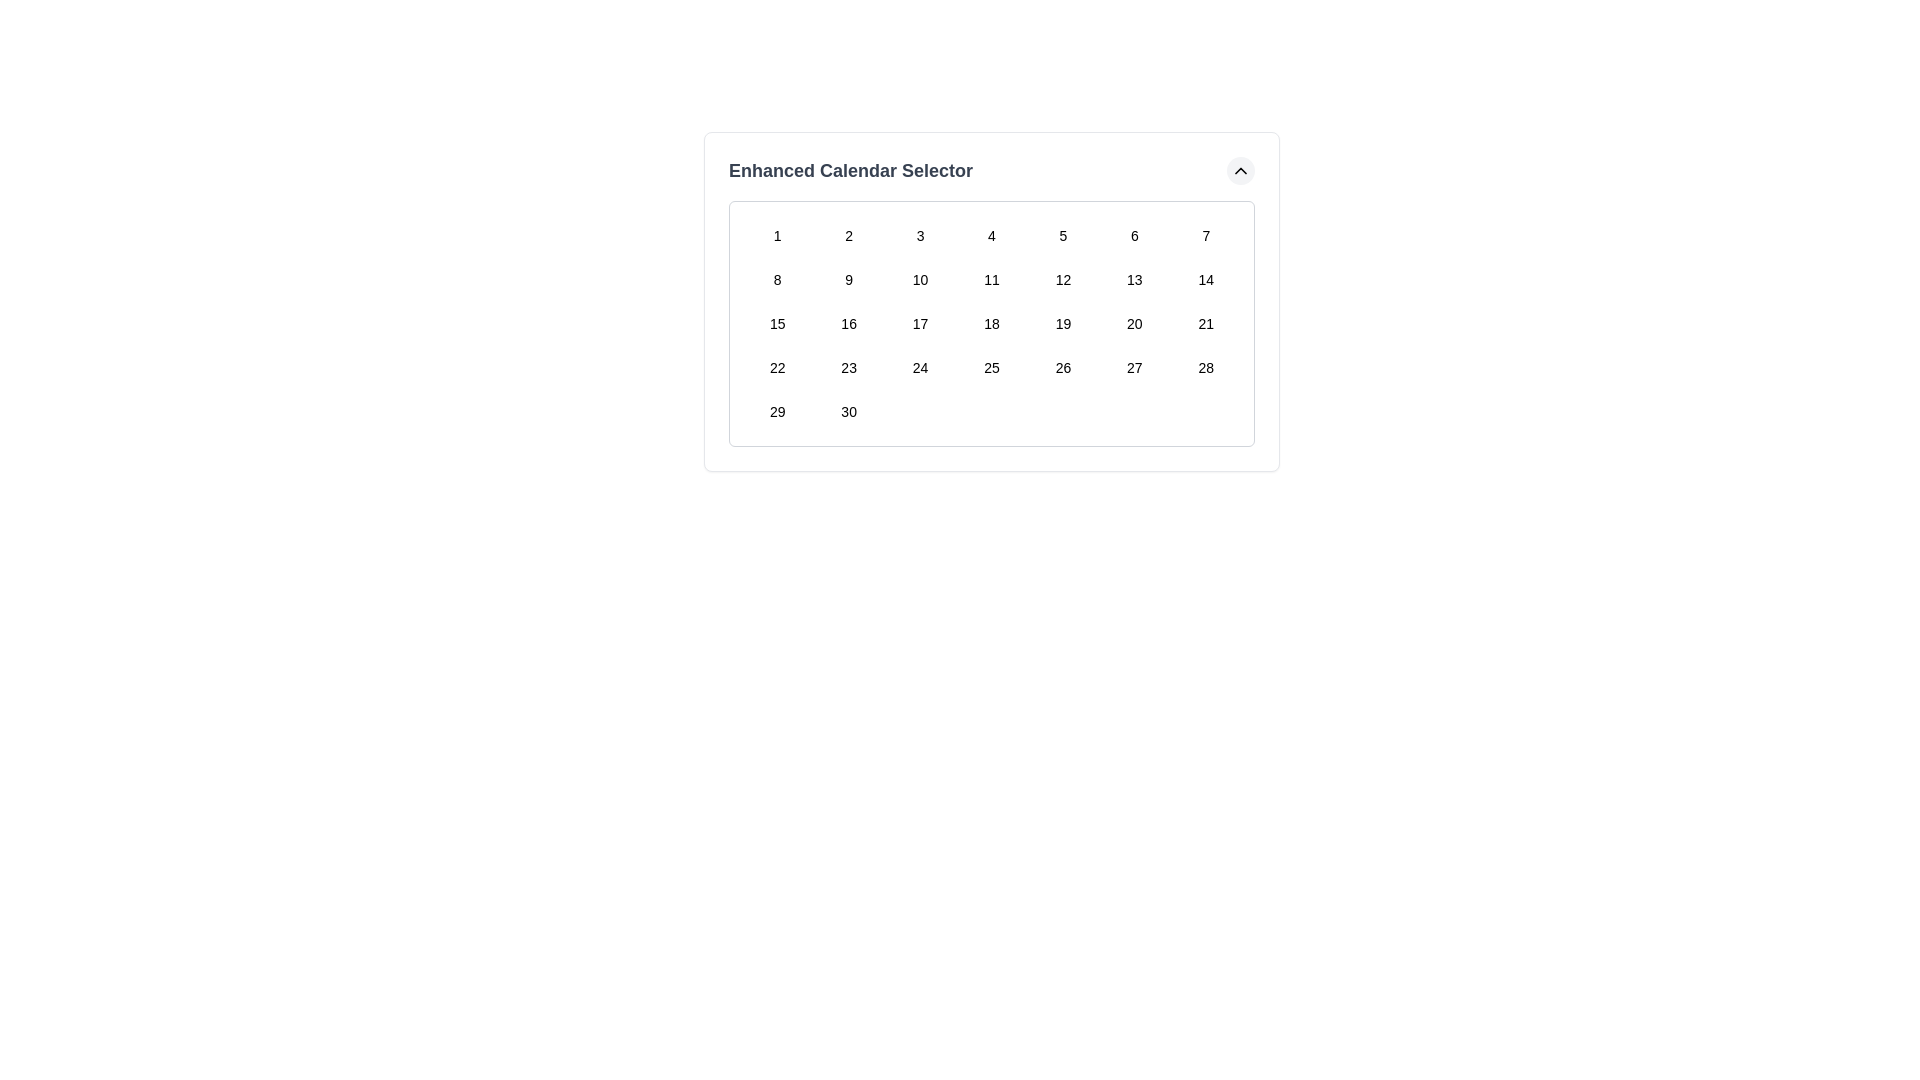  Describe the element at coordinates (849, 367) in the screenshot. I see `the button representing the 23rd day in the calendar interface` at that location.